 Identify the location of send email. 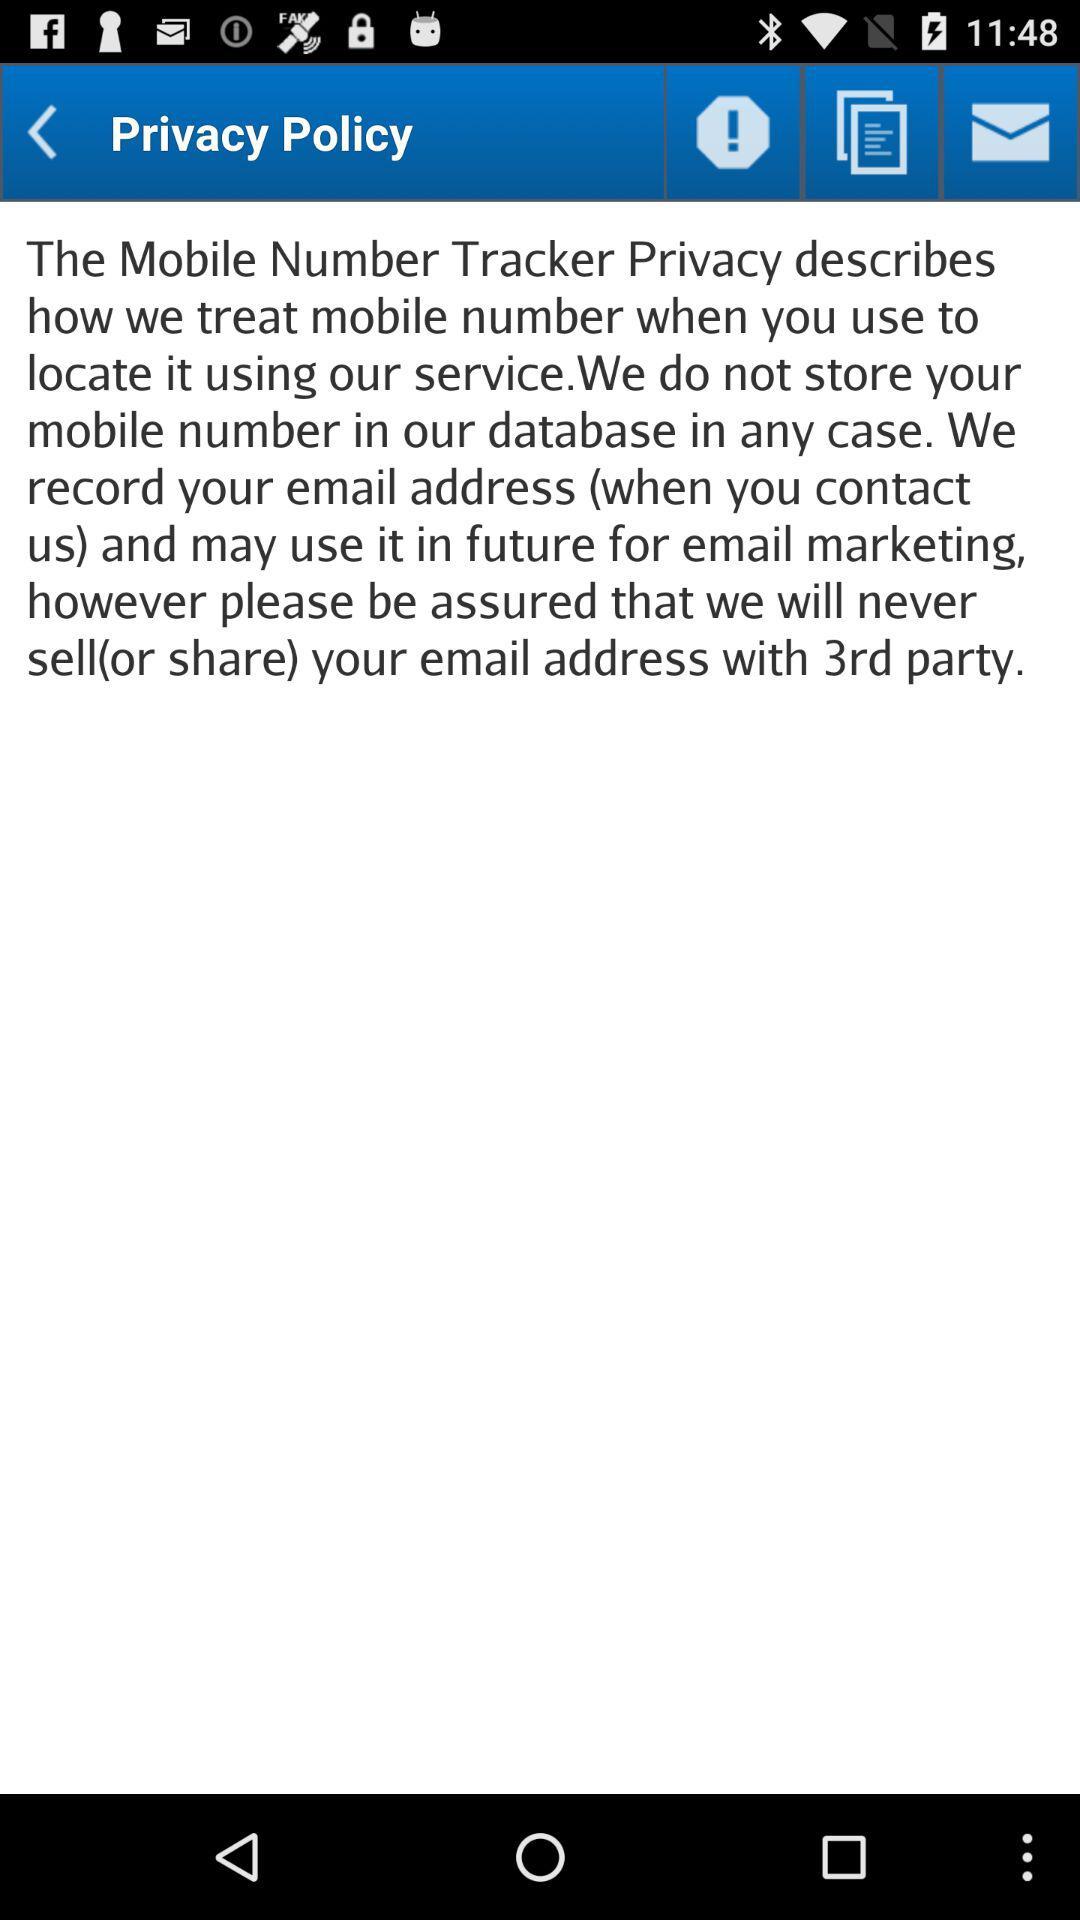
(1010, 131).